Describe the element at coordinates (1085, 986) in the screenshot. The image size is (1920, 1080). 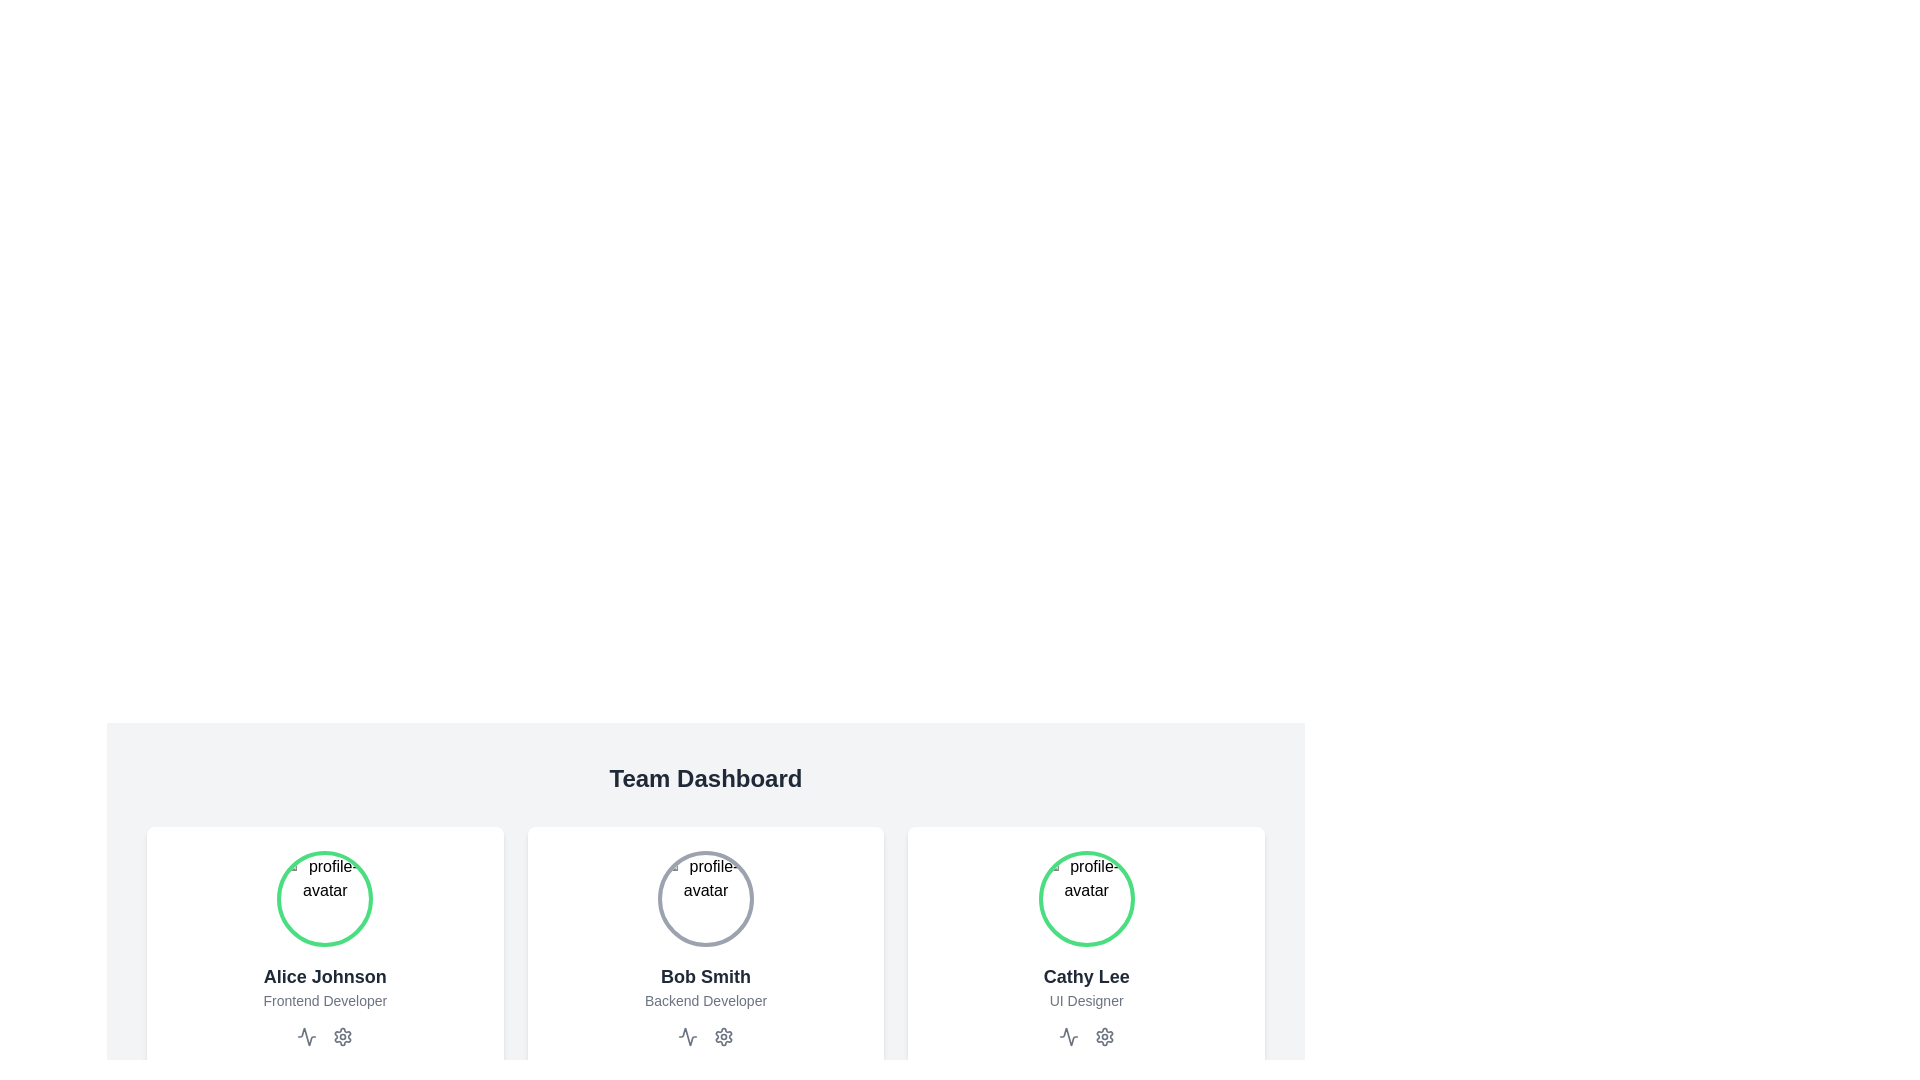
I see `the Text display block that provides the name and role of the individual in the third profile card, located at the far right of the row, directly below the circular profile picture` at that location.